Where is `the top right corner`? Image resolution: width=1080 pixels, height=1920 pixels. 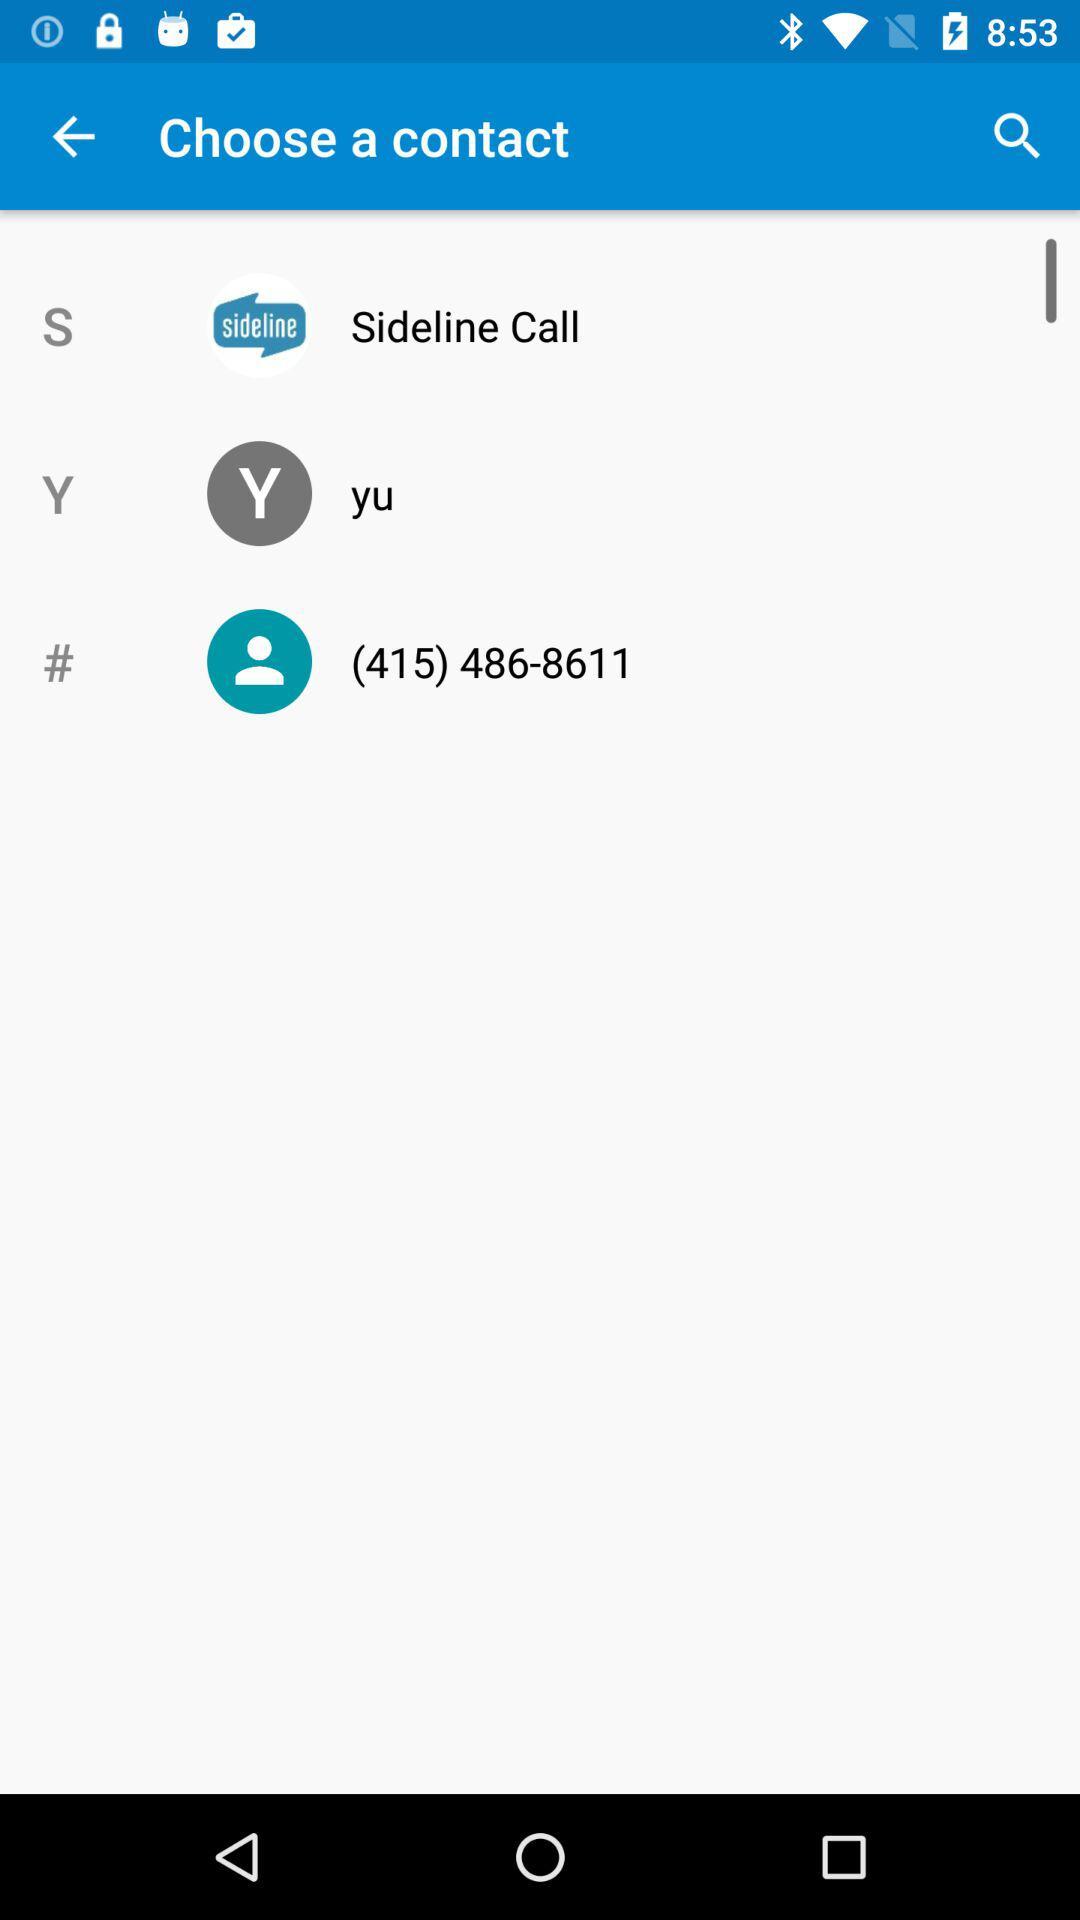
the top right corner is located at coordinates (1017, 136).